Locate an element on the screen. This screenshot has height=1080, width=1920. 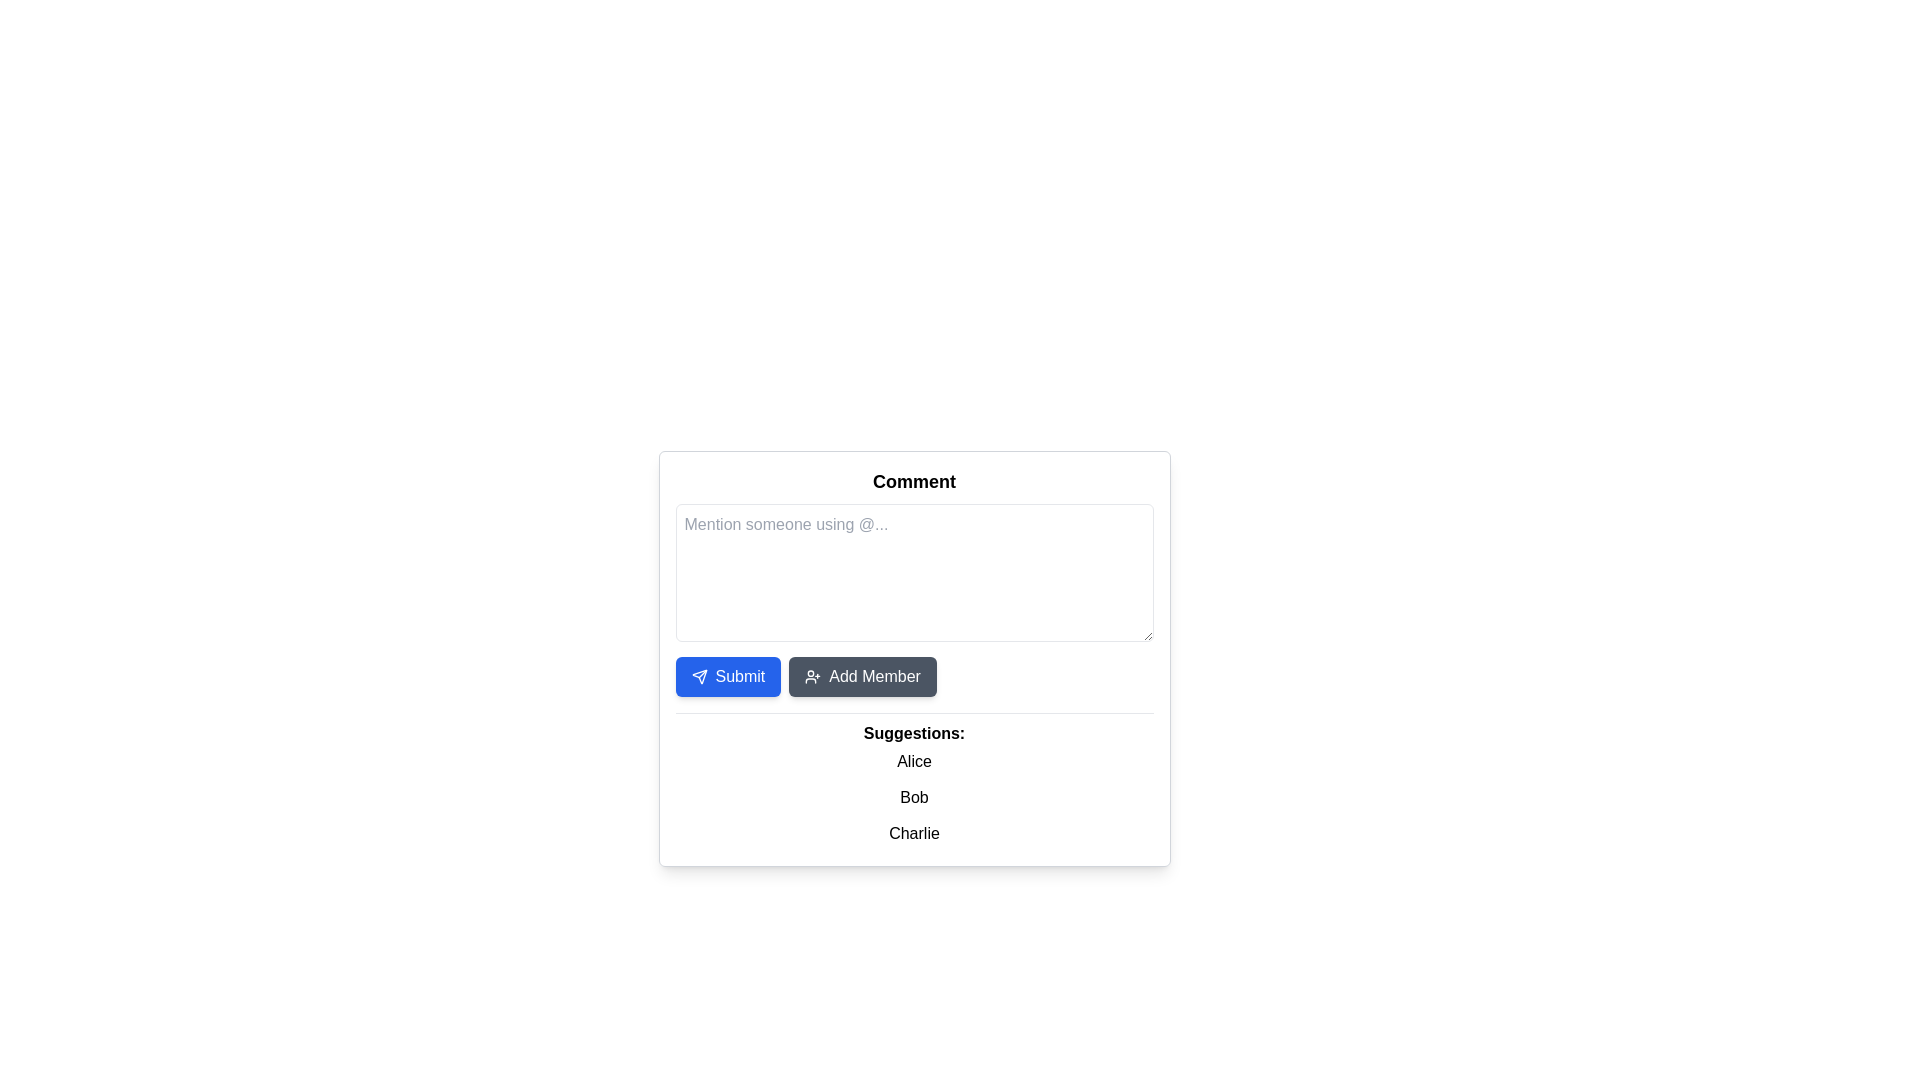
the third item labeled 'Charlie' in the suggestion list is located at coordinates (913, 833).